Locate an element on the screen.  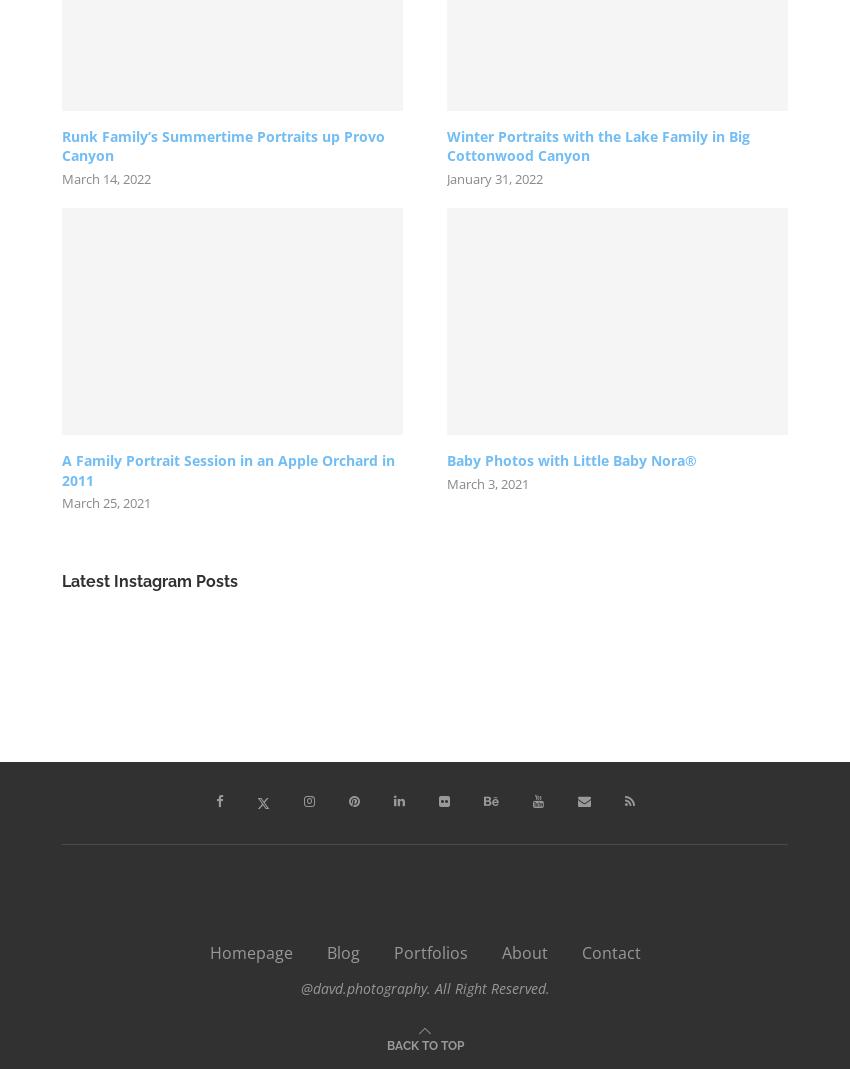
'March 3, 2021' is located at coordinates (486, 481).